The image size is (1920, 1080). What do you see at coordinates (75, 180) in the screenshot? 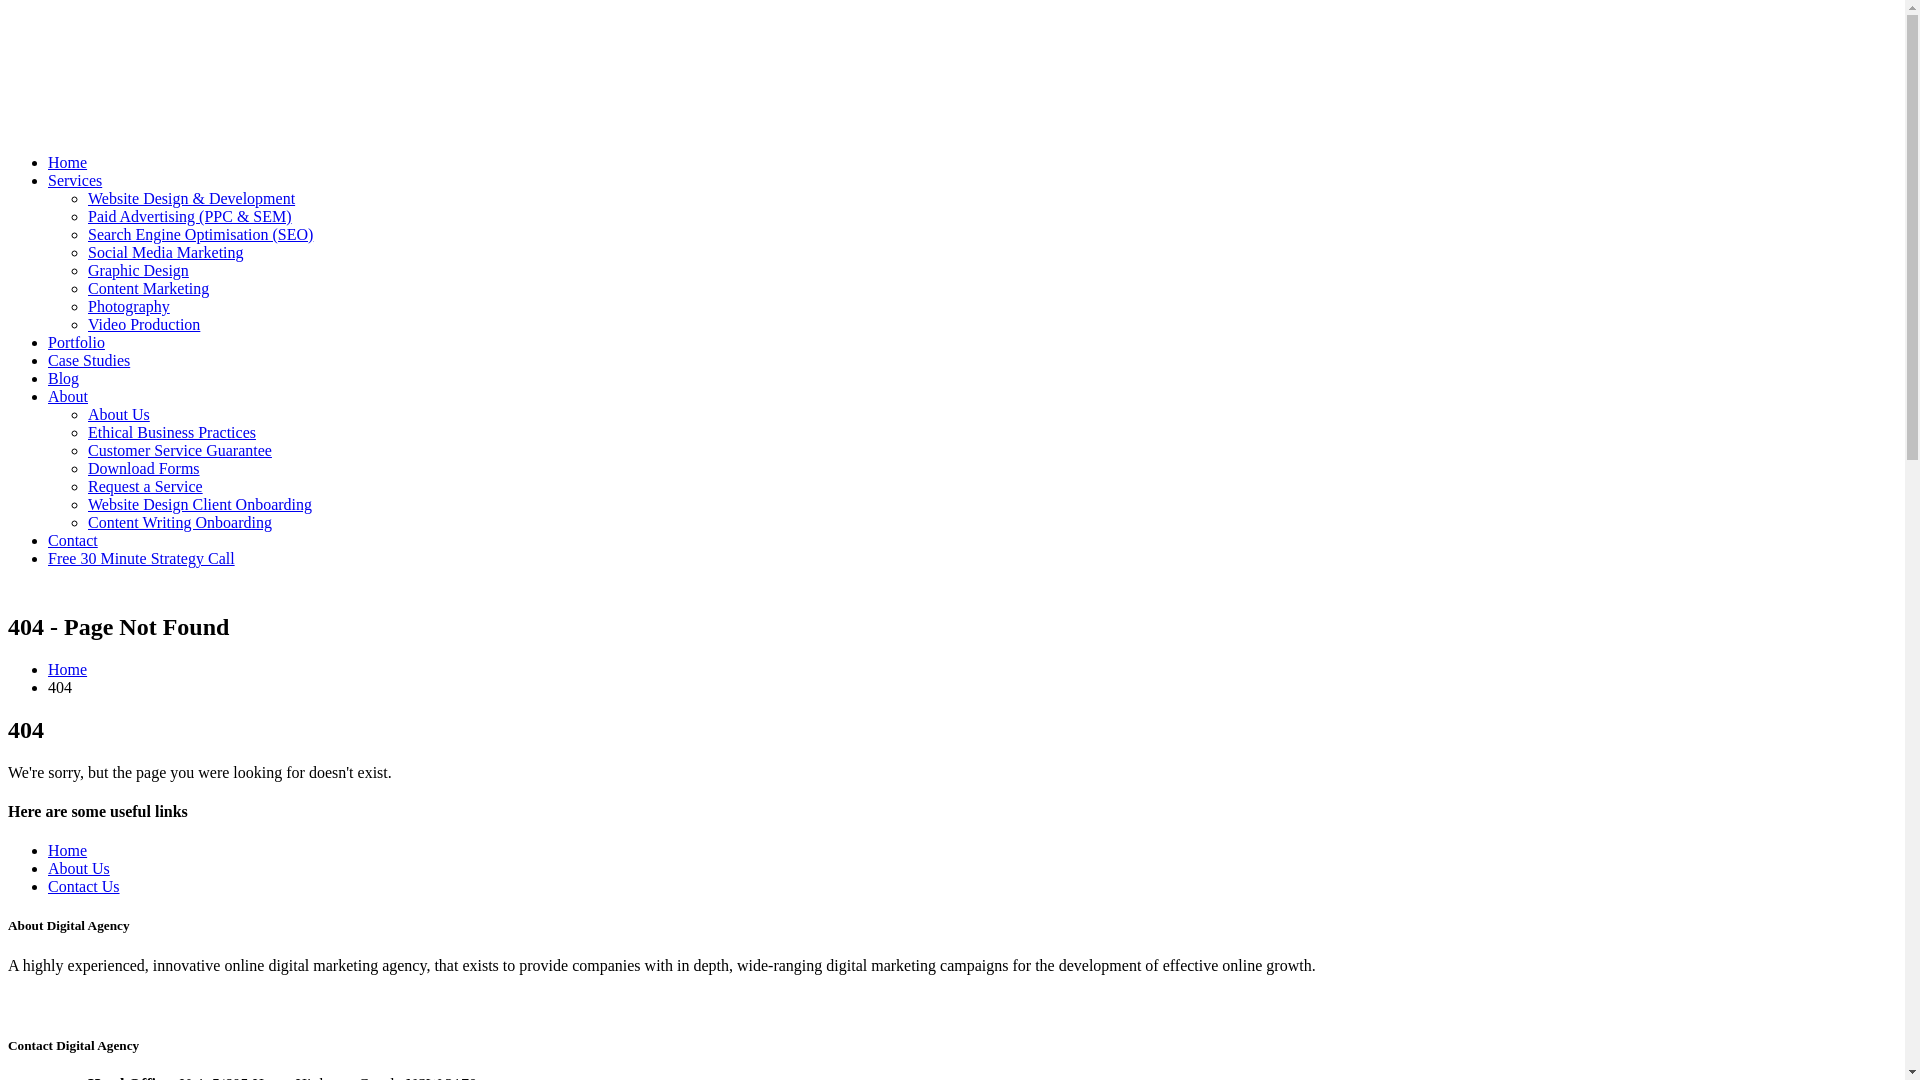
I see `'Services'` at bounding box center [75, 180].